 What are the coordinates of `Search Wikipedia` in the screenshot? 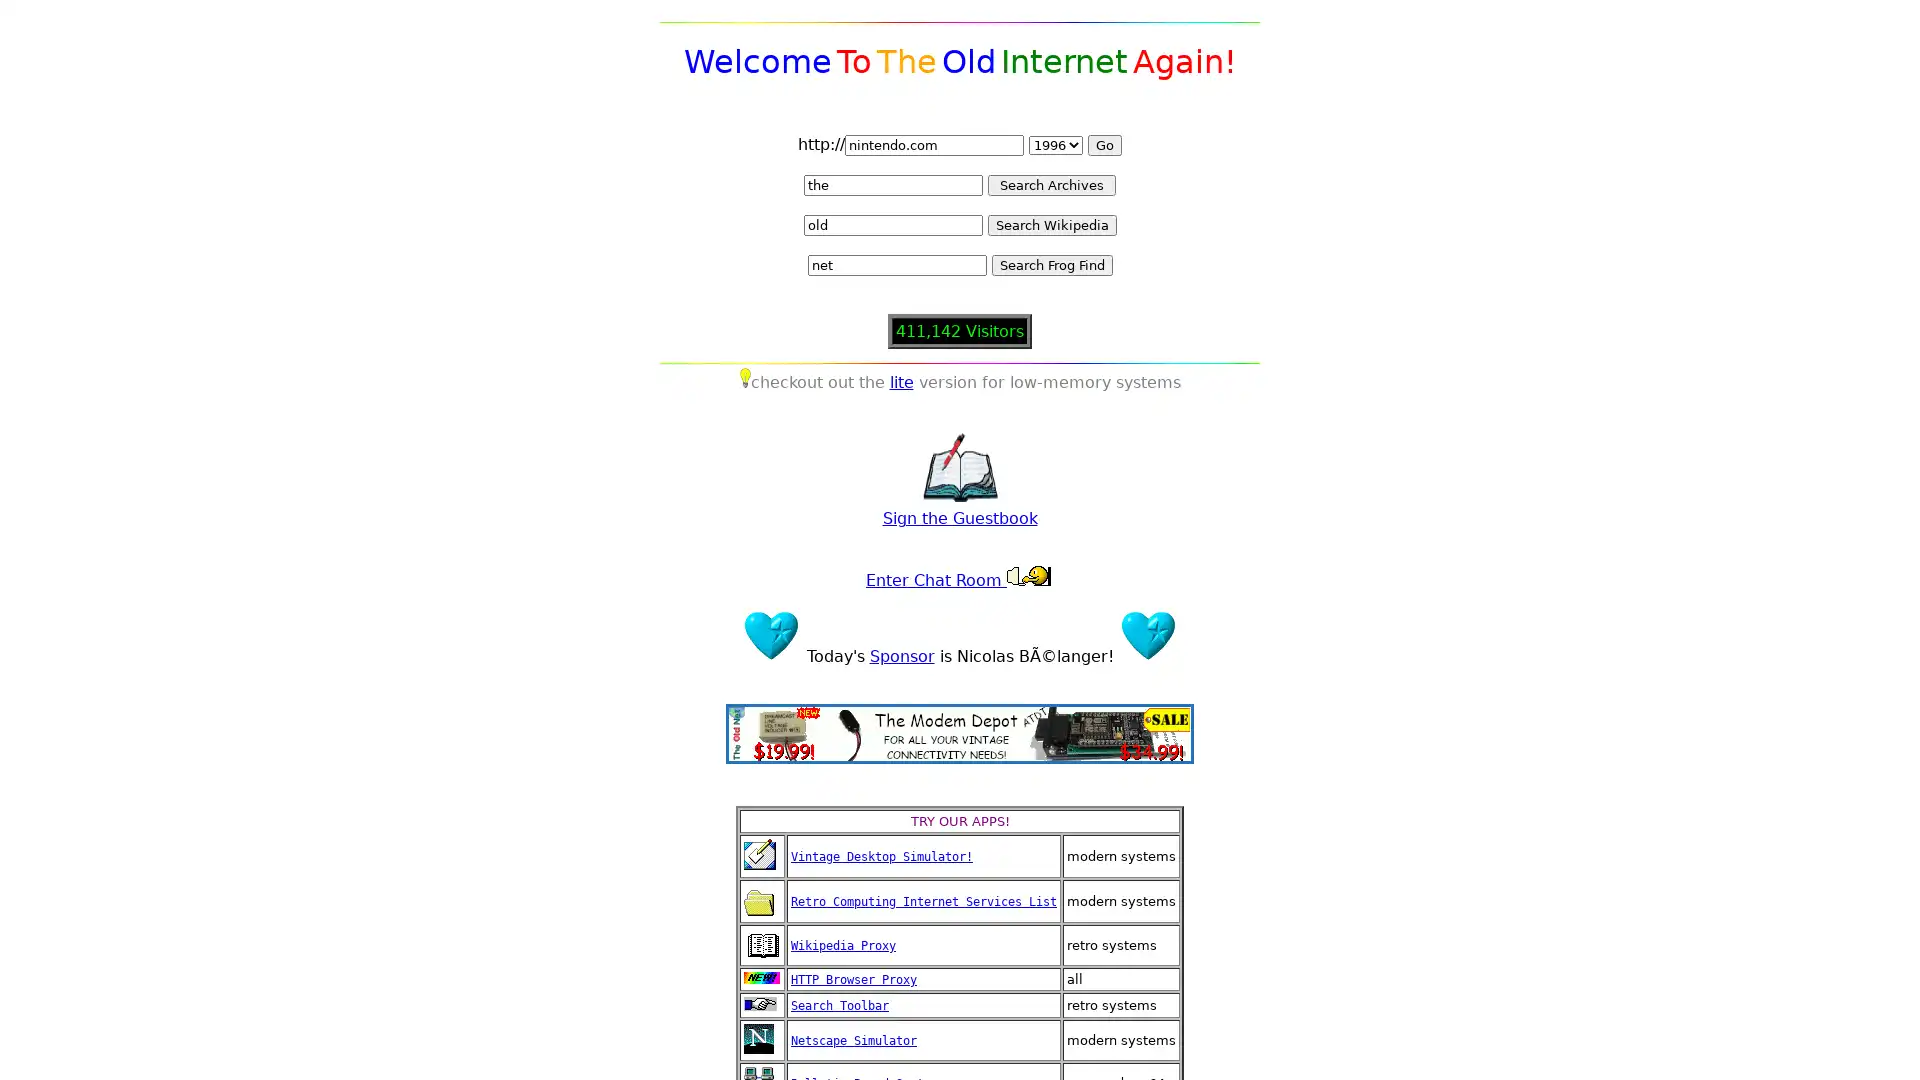 It's located at (1050, 225).